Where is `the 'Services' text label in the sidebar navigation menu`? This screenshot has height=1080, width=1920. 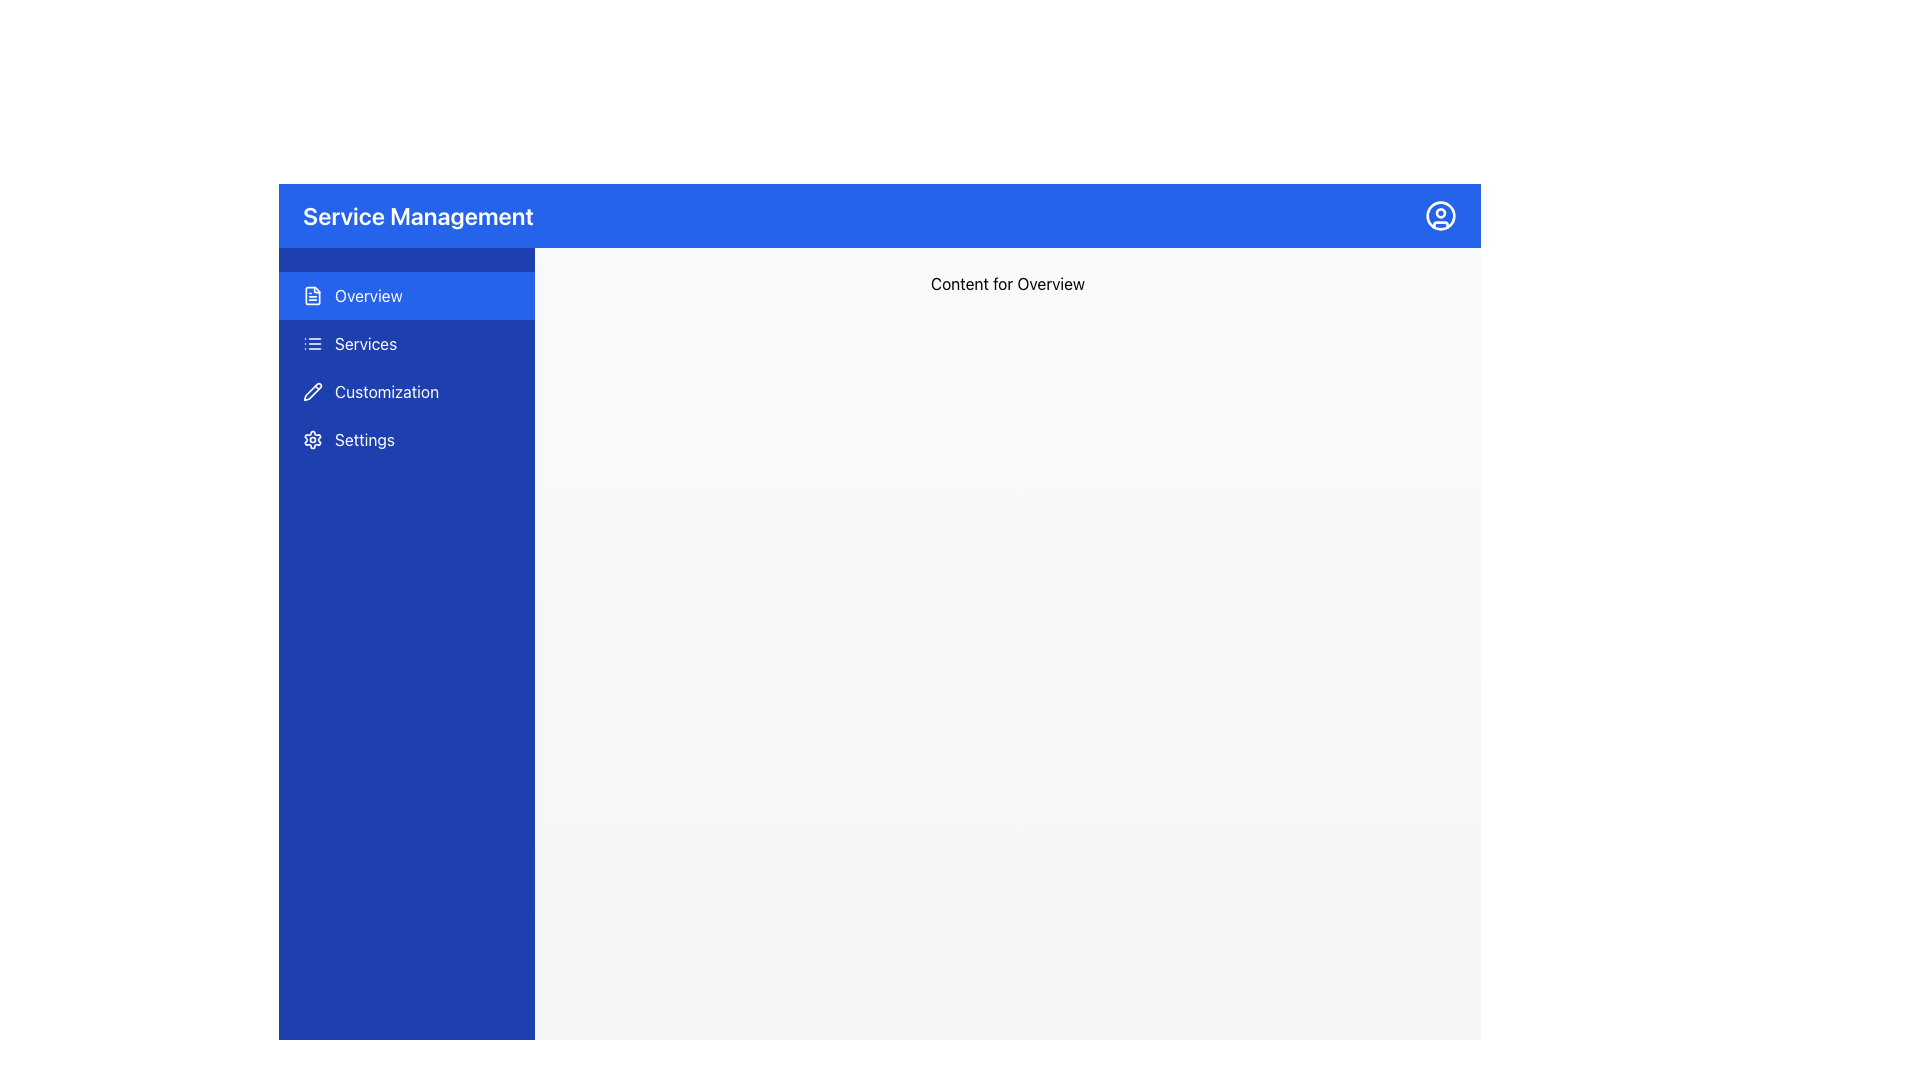 the 'Services' text label in the sidebar navigation menu is located at coordinates (366, 342).